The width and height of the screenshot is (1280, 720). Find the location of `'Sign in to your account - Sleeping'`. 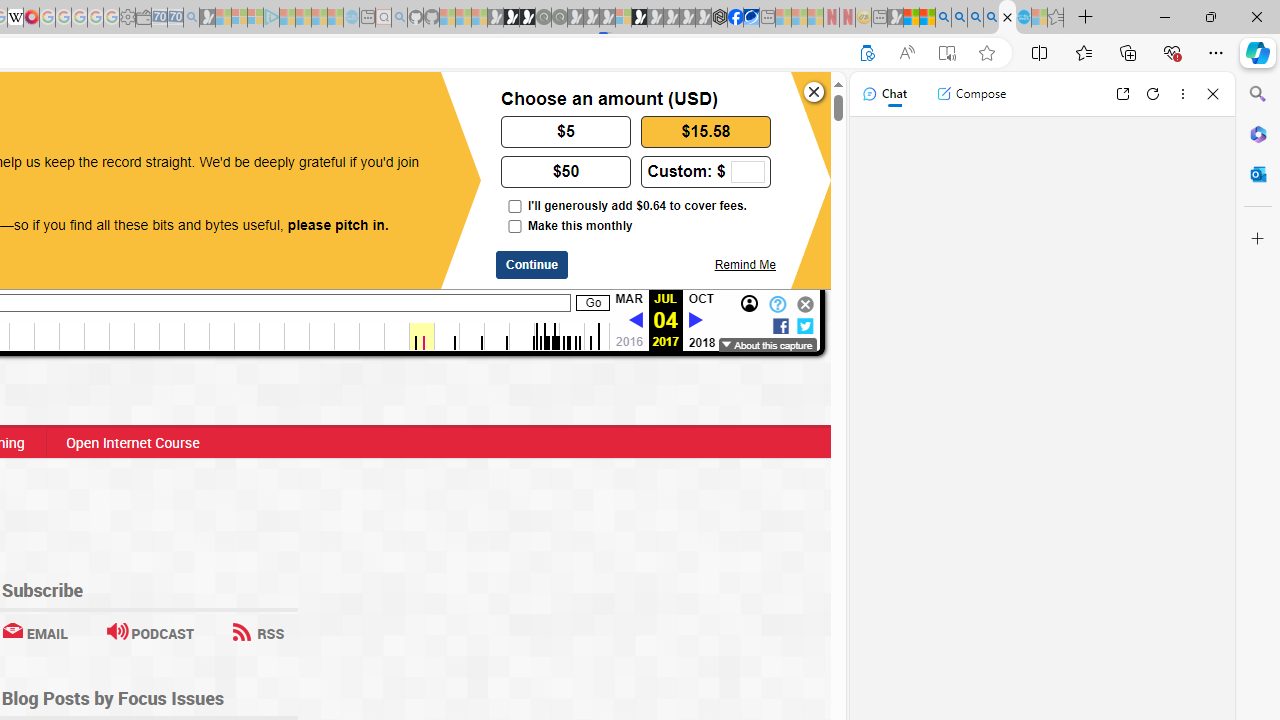

'Sign in to your account - Sleeping' is located at coordinates (622, 17).